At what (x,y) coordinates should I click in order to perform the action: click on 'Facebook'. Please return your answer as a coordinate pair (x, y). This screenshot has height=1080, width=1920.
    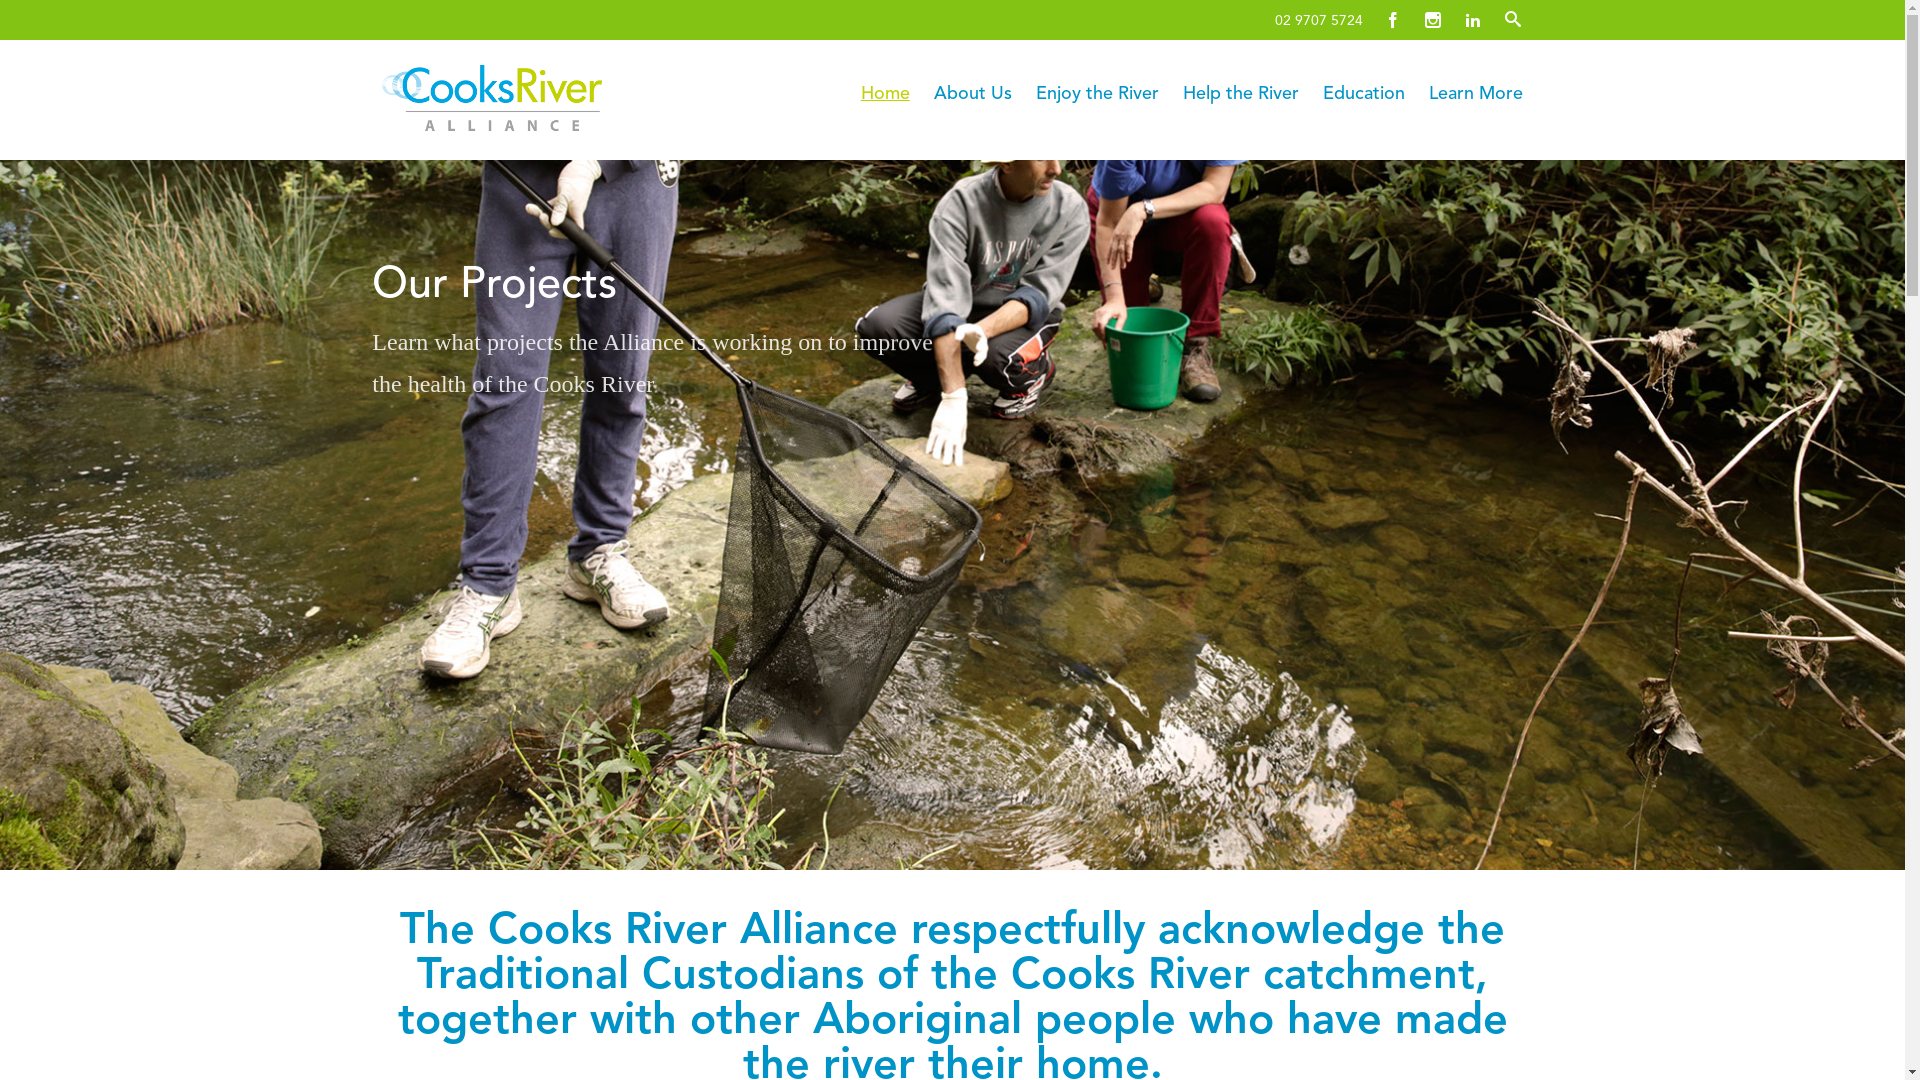
    Looking at the image, I should click on (1391, 19).